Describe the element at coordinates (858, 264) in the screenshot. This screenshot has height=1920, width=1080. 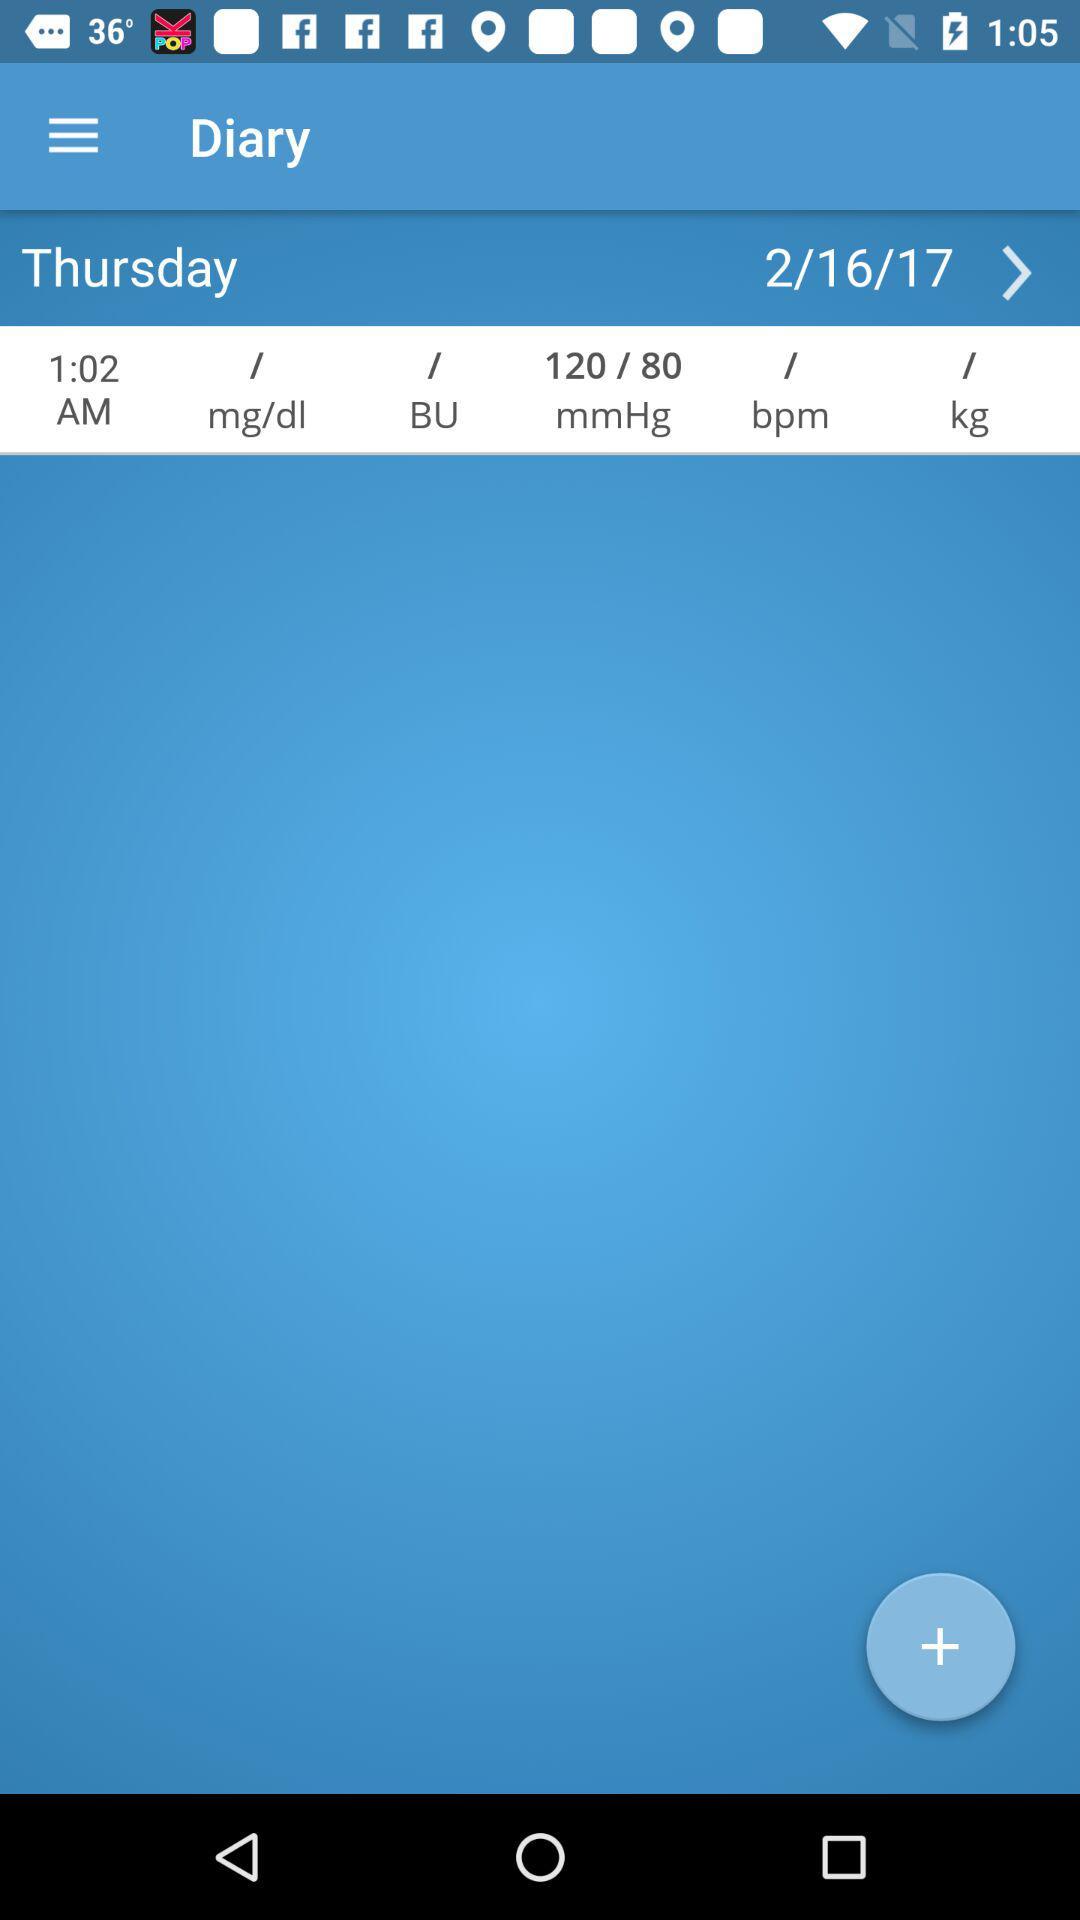
I see `2/16/17` at that location.